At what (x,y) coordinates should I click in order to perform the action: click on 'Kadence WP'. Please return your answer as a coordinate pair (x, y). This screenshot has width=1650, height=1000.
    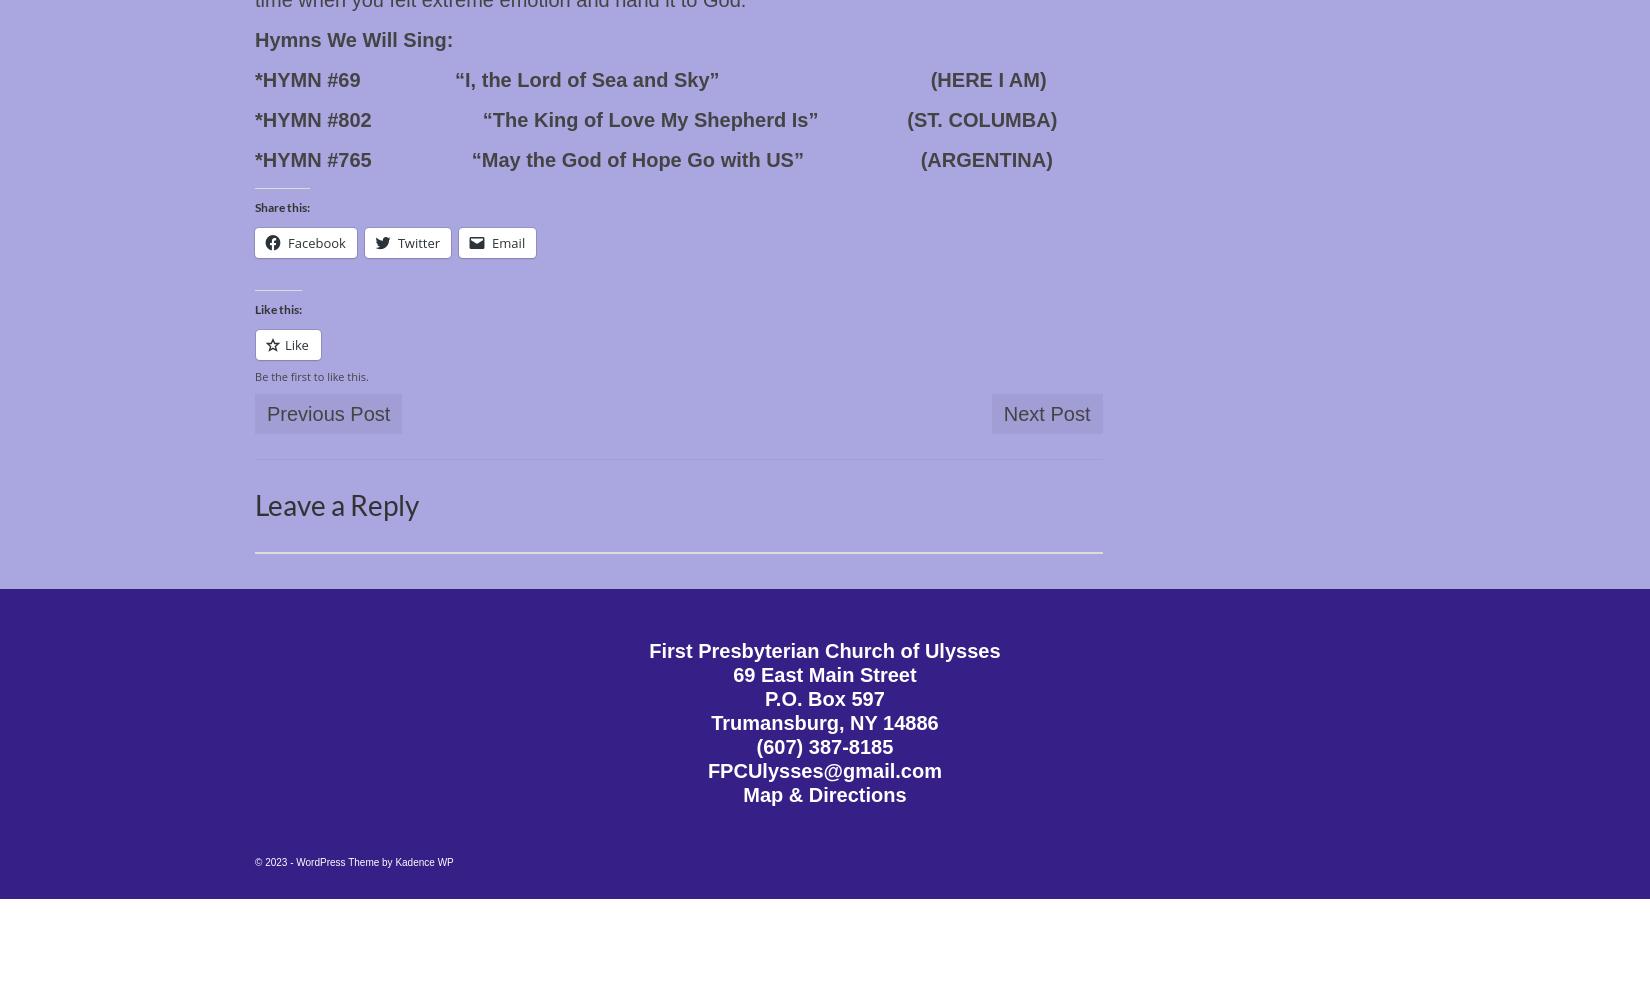
    Looking at the image, I should click on (423, 861).